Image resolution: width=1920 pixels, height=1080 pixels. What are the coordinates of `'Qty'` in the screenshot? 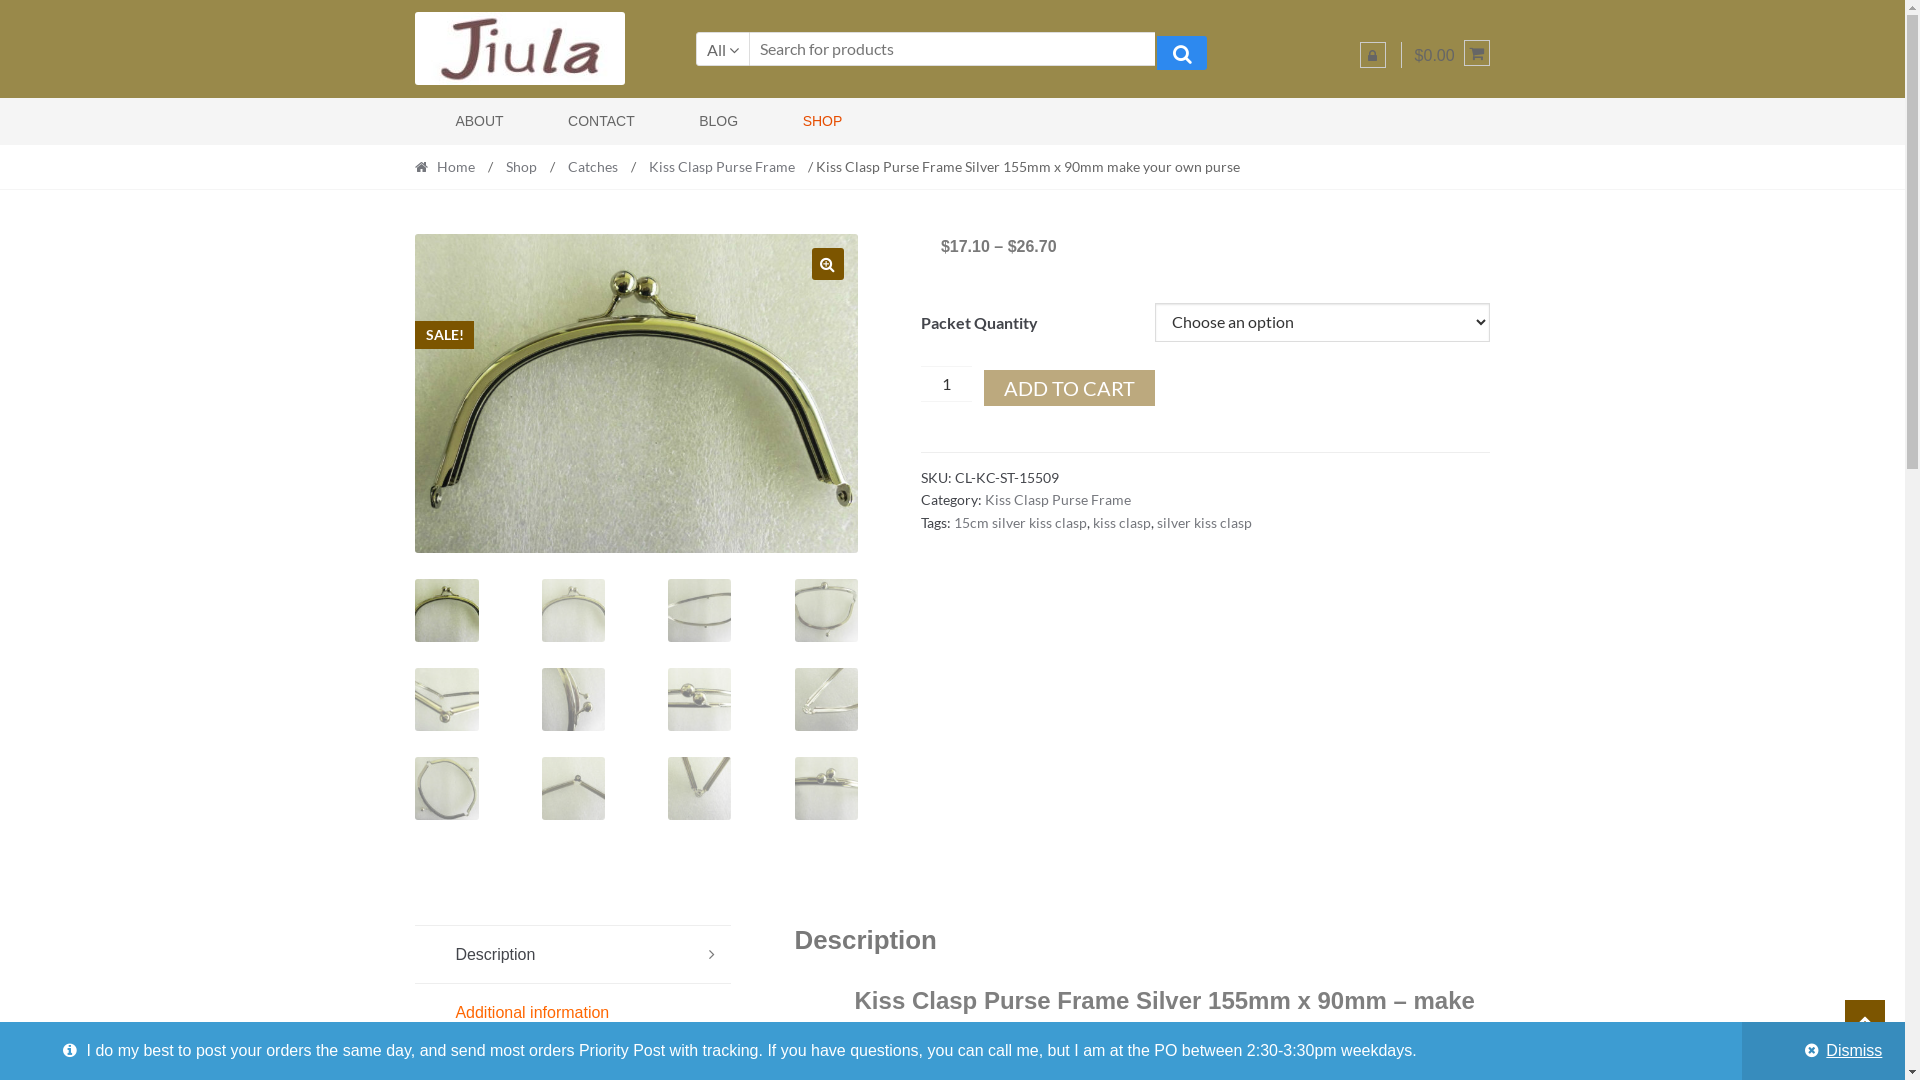 It's located at (945, 384).